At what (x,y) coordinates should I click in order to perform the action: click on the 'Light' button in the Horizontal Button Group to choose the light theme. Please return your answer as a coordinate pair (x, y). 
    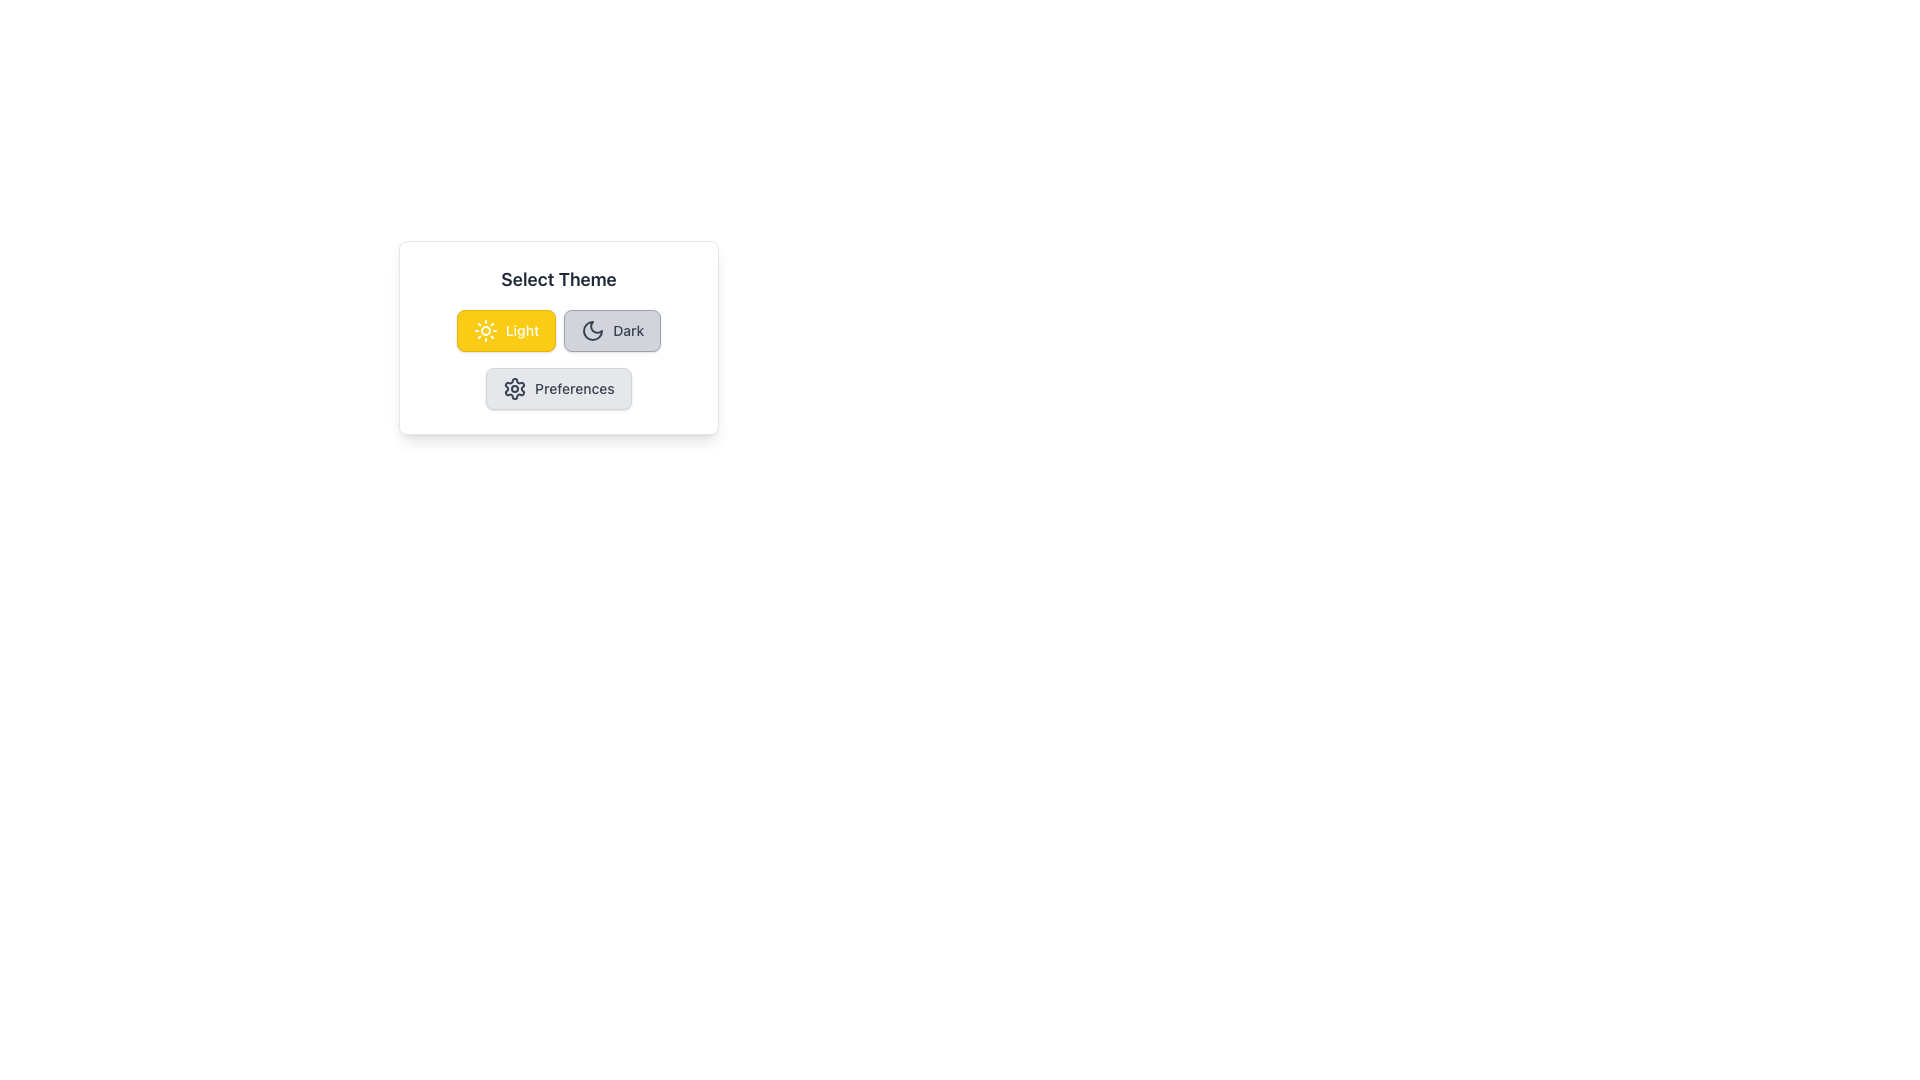
    Looking at the image, I should click on (558, 330).